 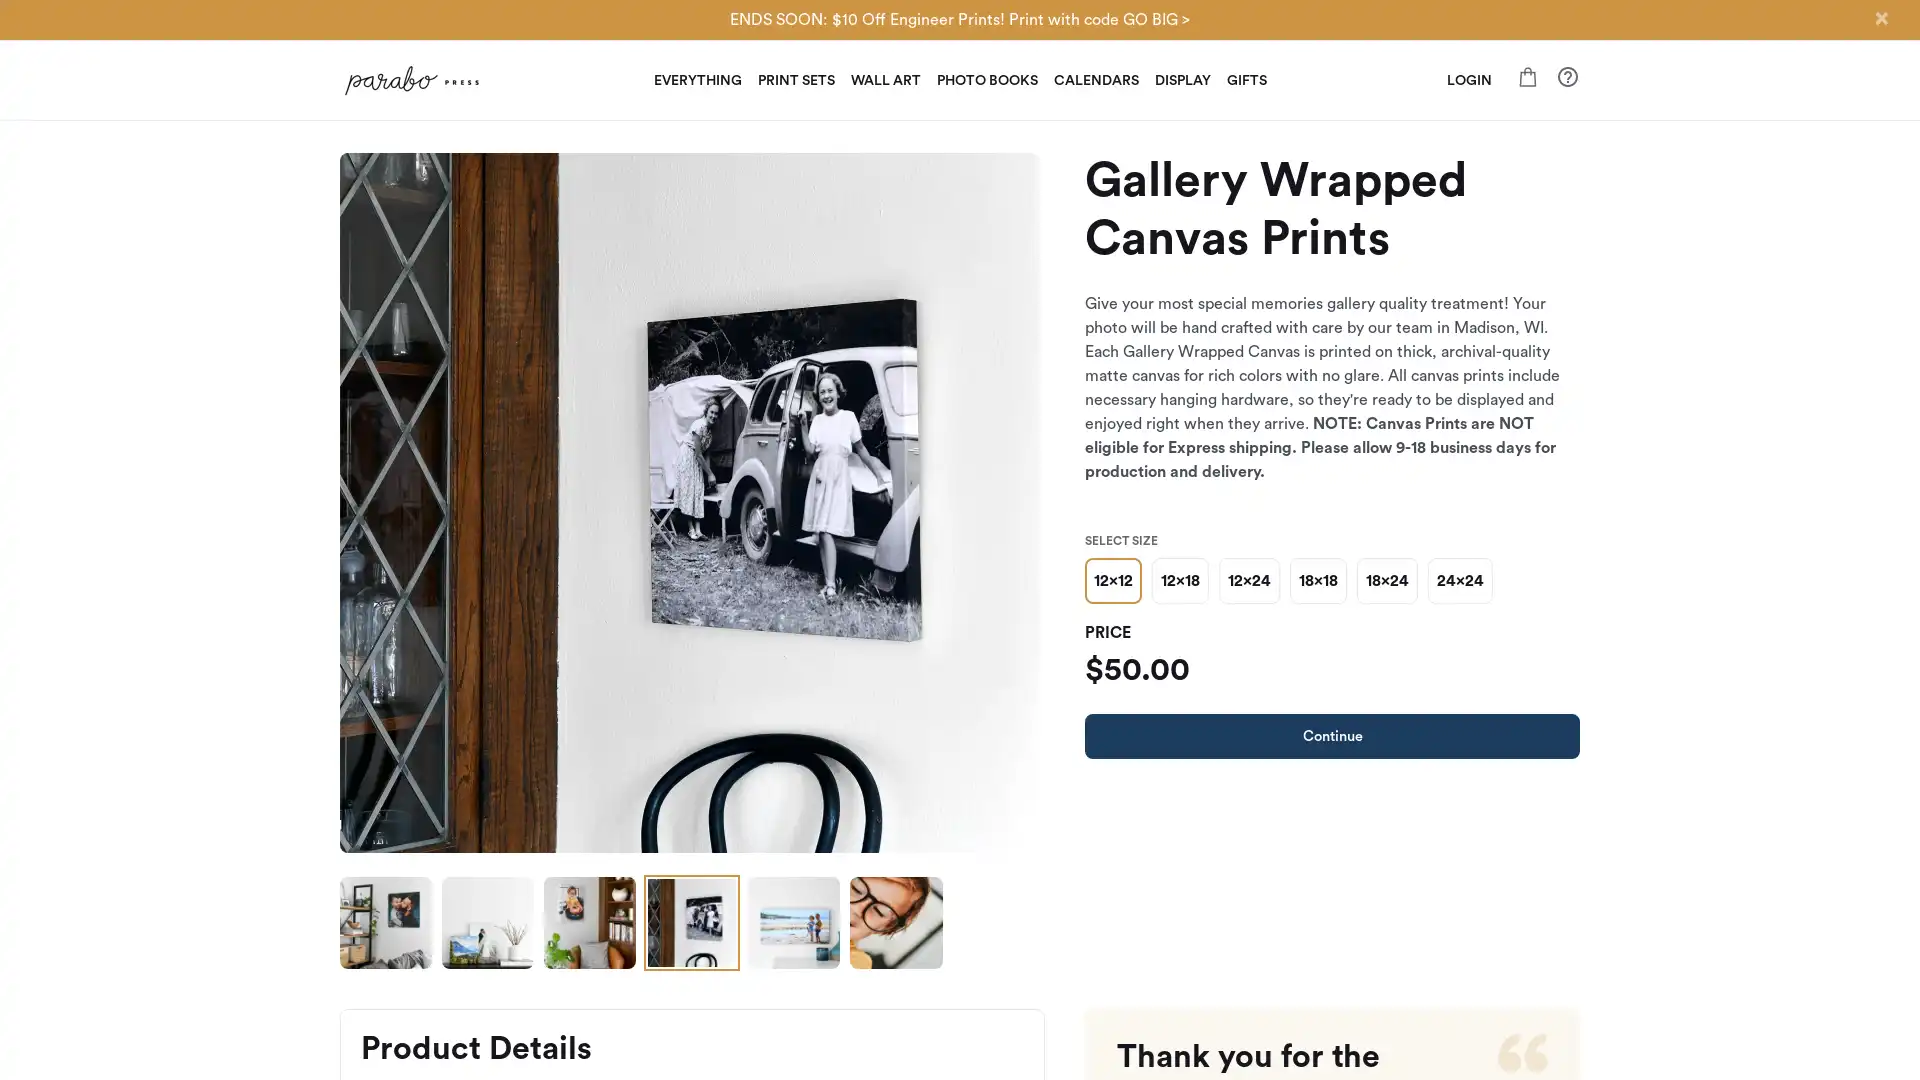 I want to click on slide dot, so click(x=895, y=922).